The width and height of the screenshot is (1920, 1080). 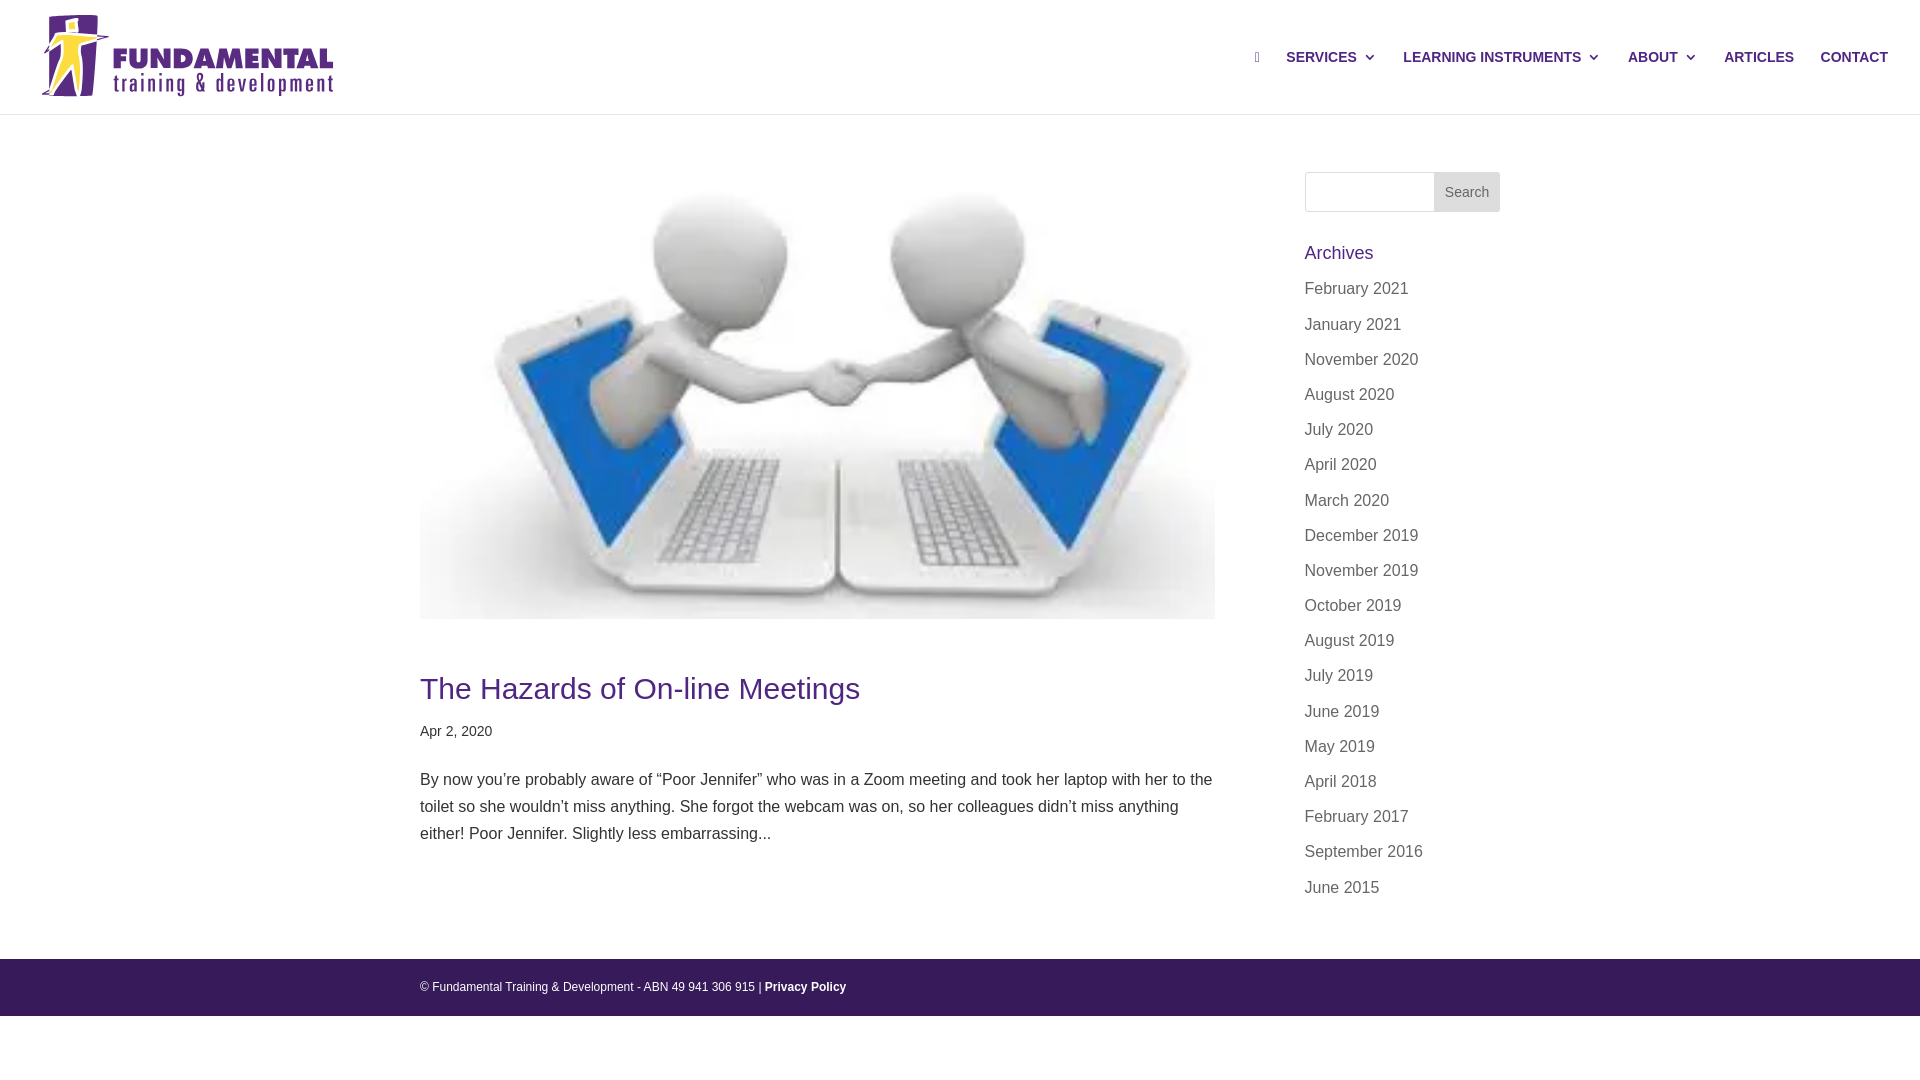 What do you see at coordinates (1349, 394) in the screenshot?
I see `'August 2020'` at bounding box center [1349, 394].